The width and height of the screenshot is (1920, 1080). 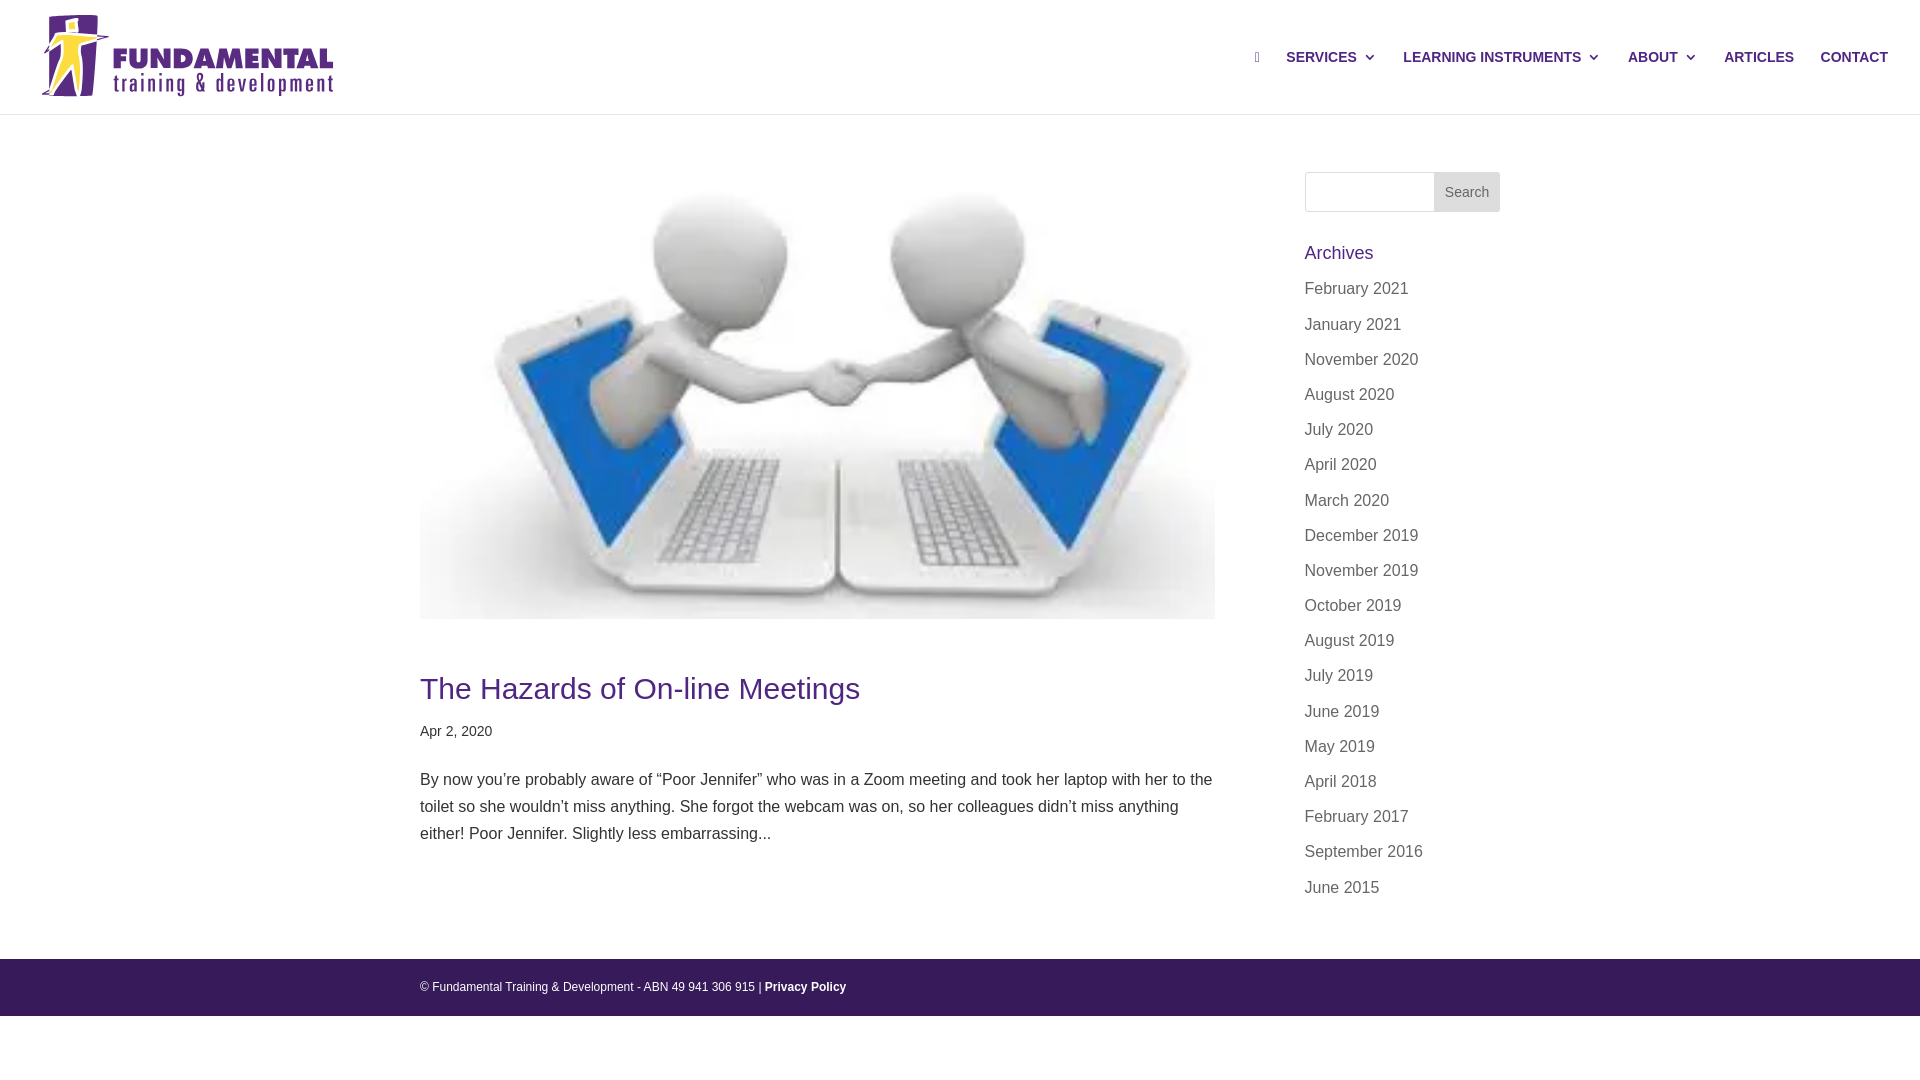 What do you see at coordinates (1349, 394) in the screenshot?
I see `'August 2020'` at bounding box center [1349, 394].